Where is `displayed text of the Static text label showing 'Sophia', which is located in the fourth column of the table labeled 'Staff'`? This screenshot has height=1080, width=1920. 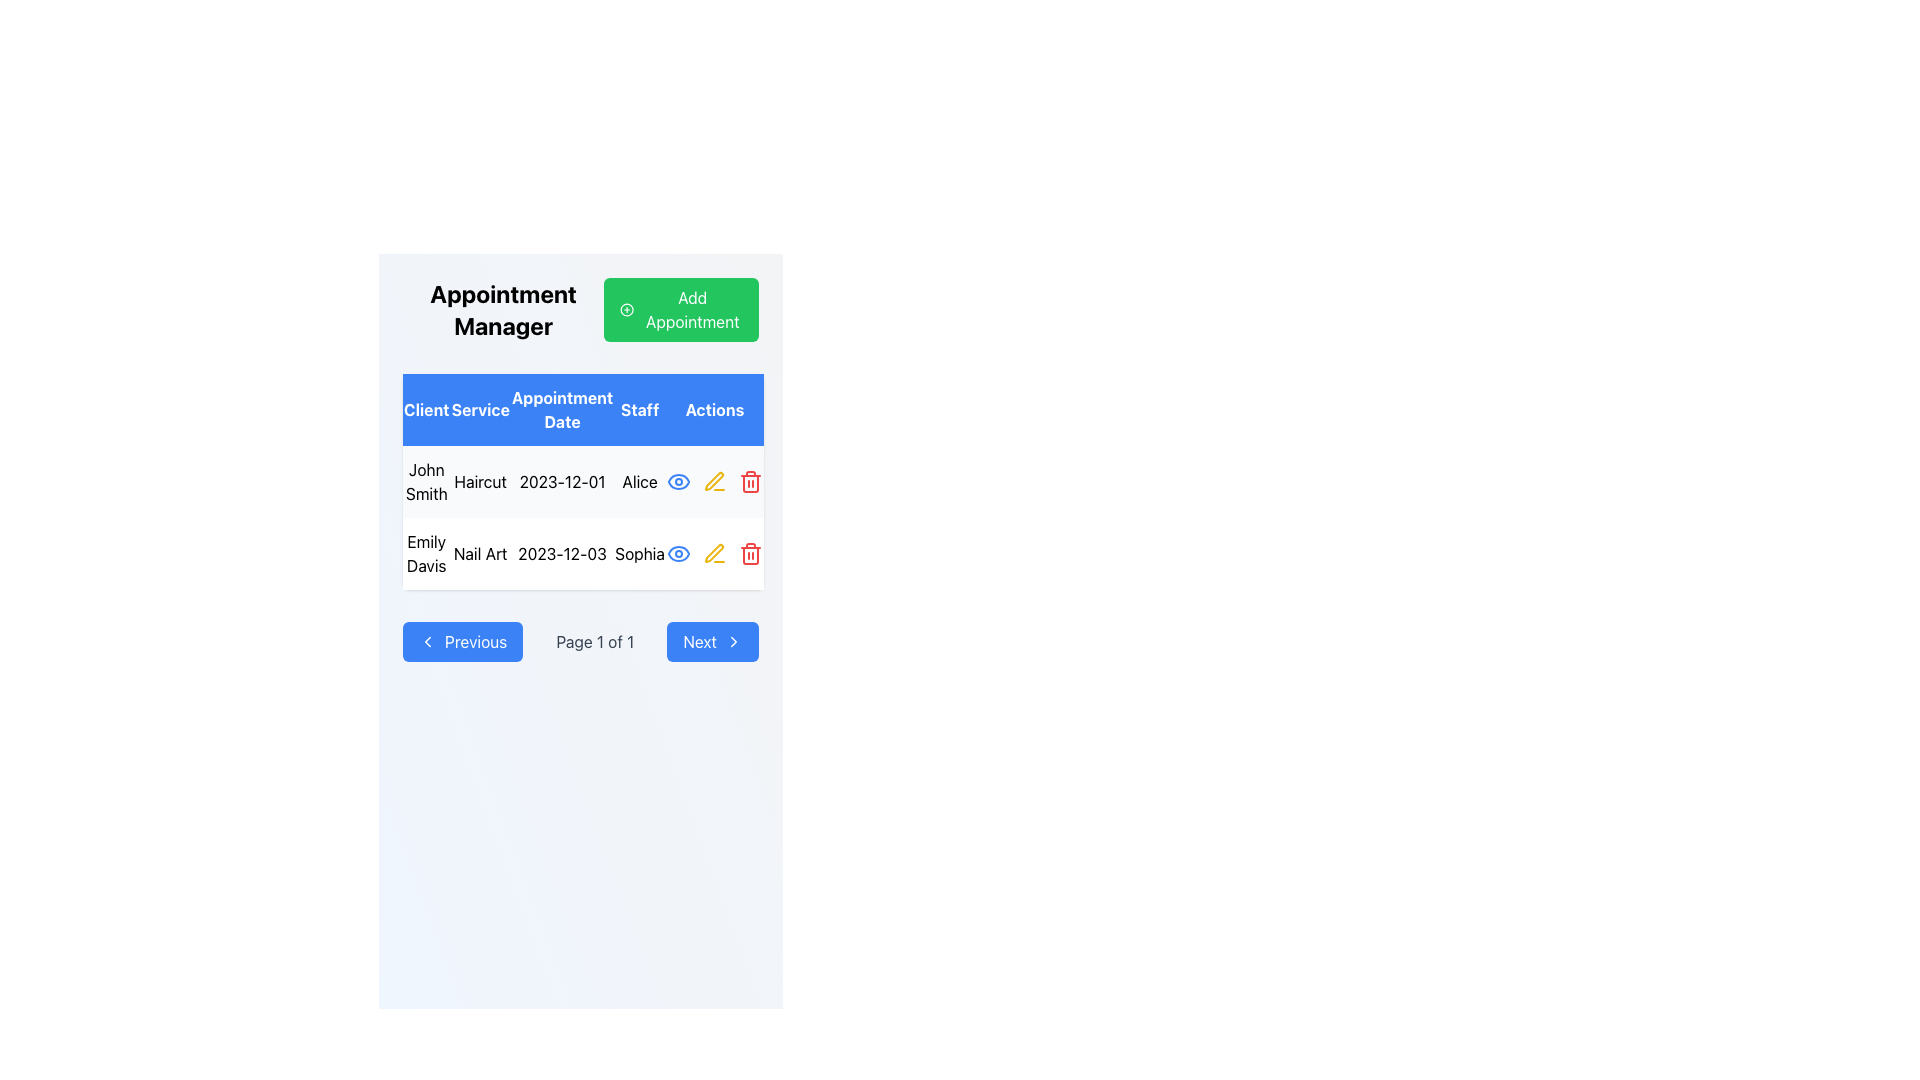
displayed text of the Static text label showing 'Sophia', which is located in the fourth column of the table labeled 'Staff' is located at coordinates (640, 554).